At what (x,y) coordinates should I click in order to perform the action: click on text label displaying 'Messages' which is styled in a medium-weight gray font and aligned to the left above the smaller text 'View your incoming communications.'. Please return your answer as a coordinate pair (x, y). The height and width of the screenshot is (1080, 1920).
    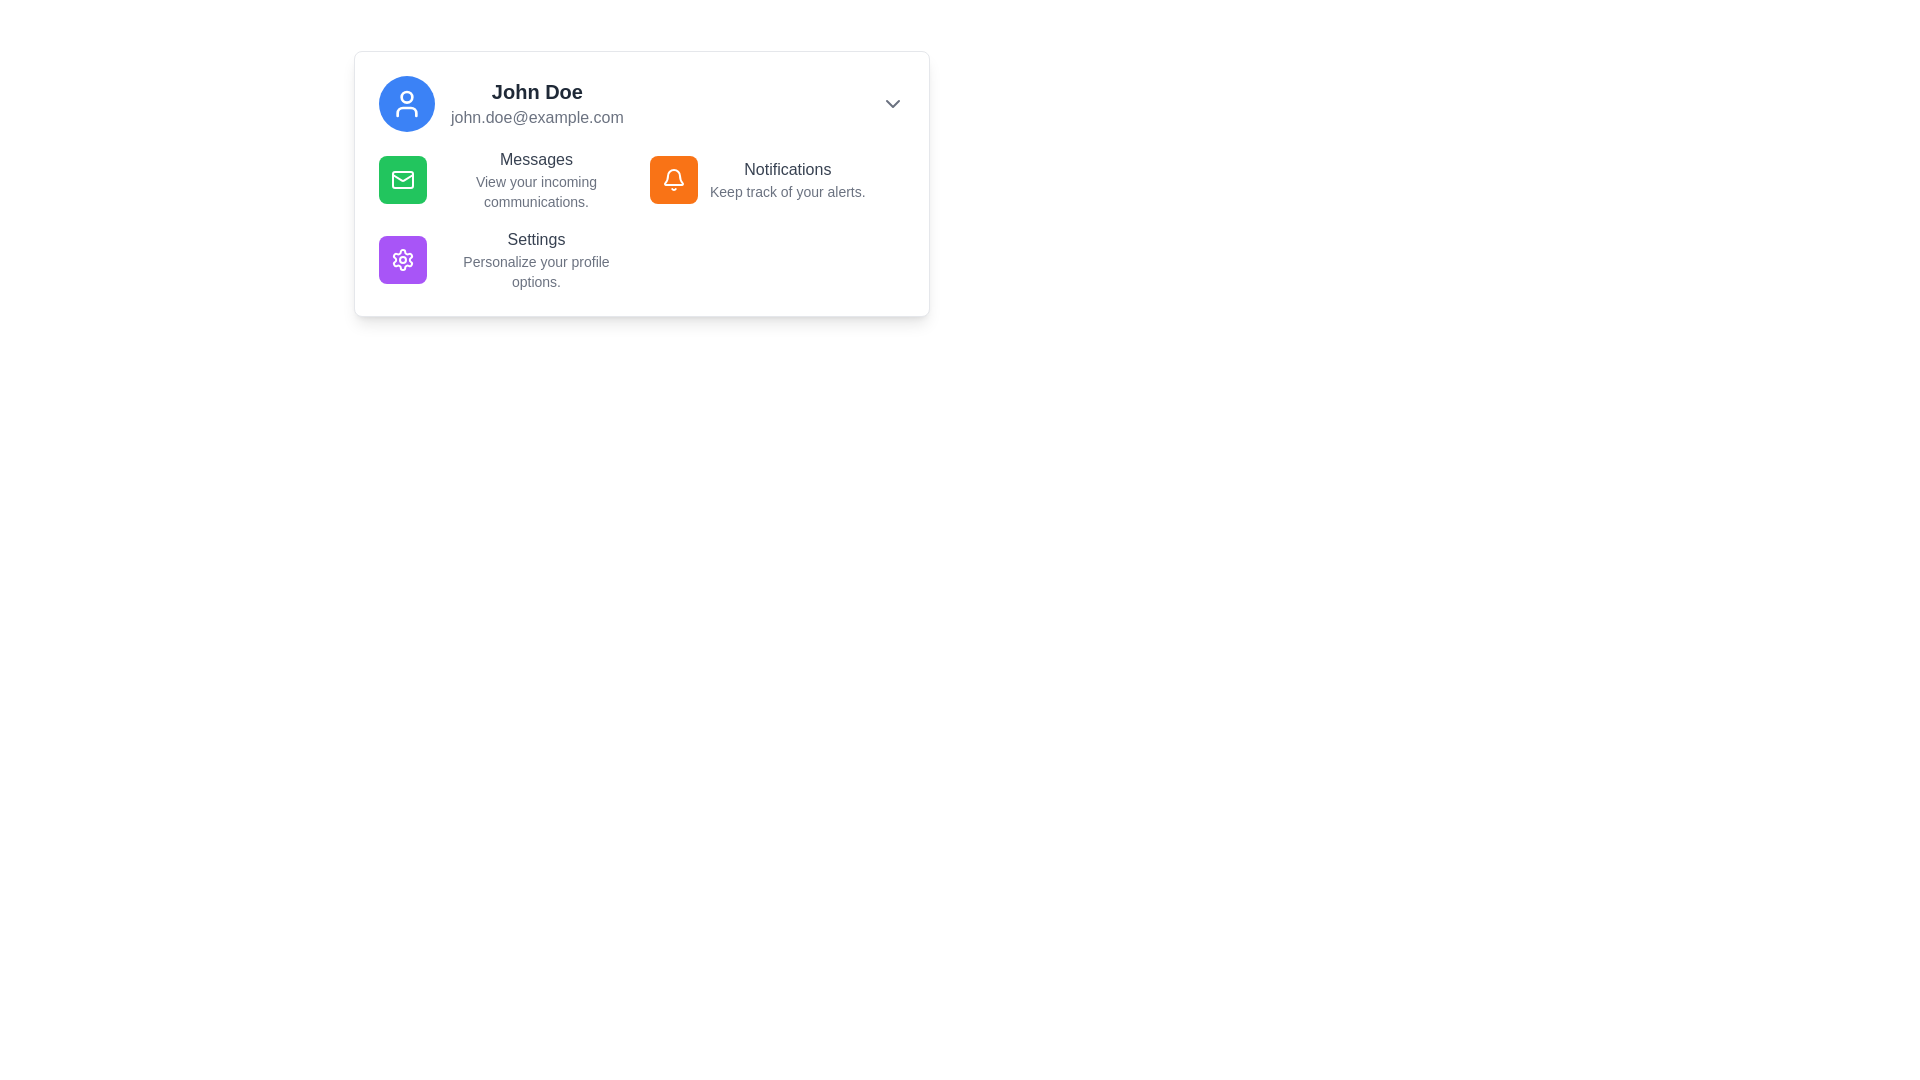
    Looking at the image, I should click on (536, 158).